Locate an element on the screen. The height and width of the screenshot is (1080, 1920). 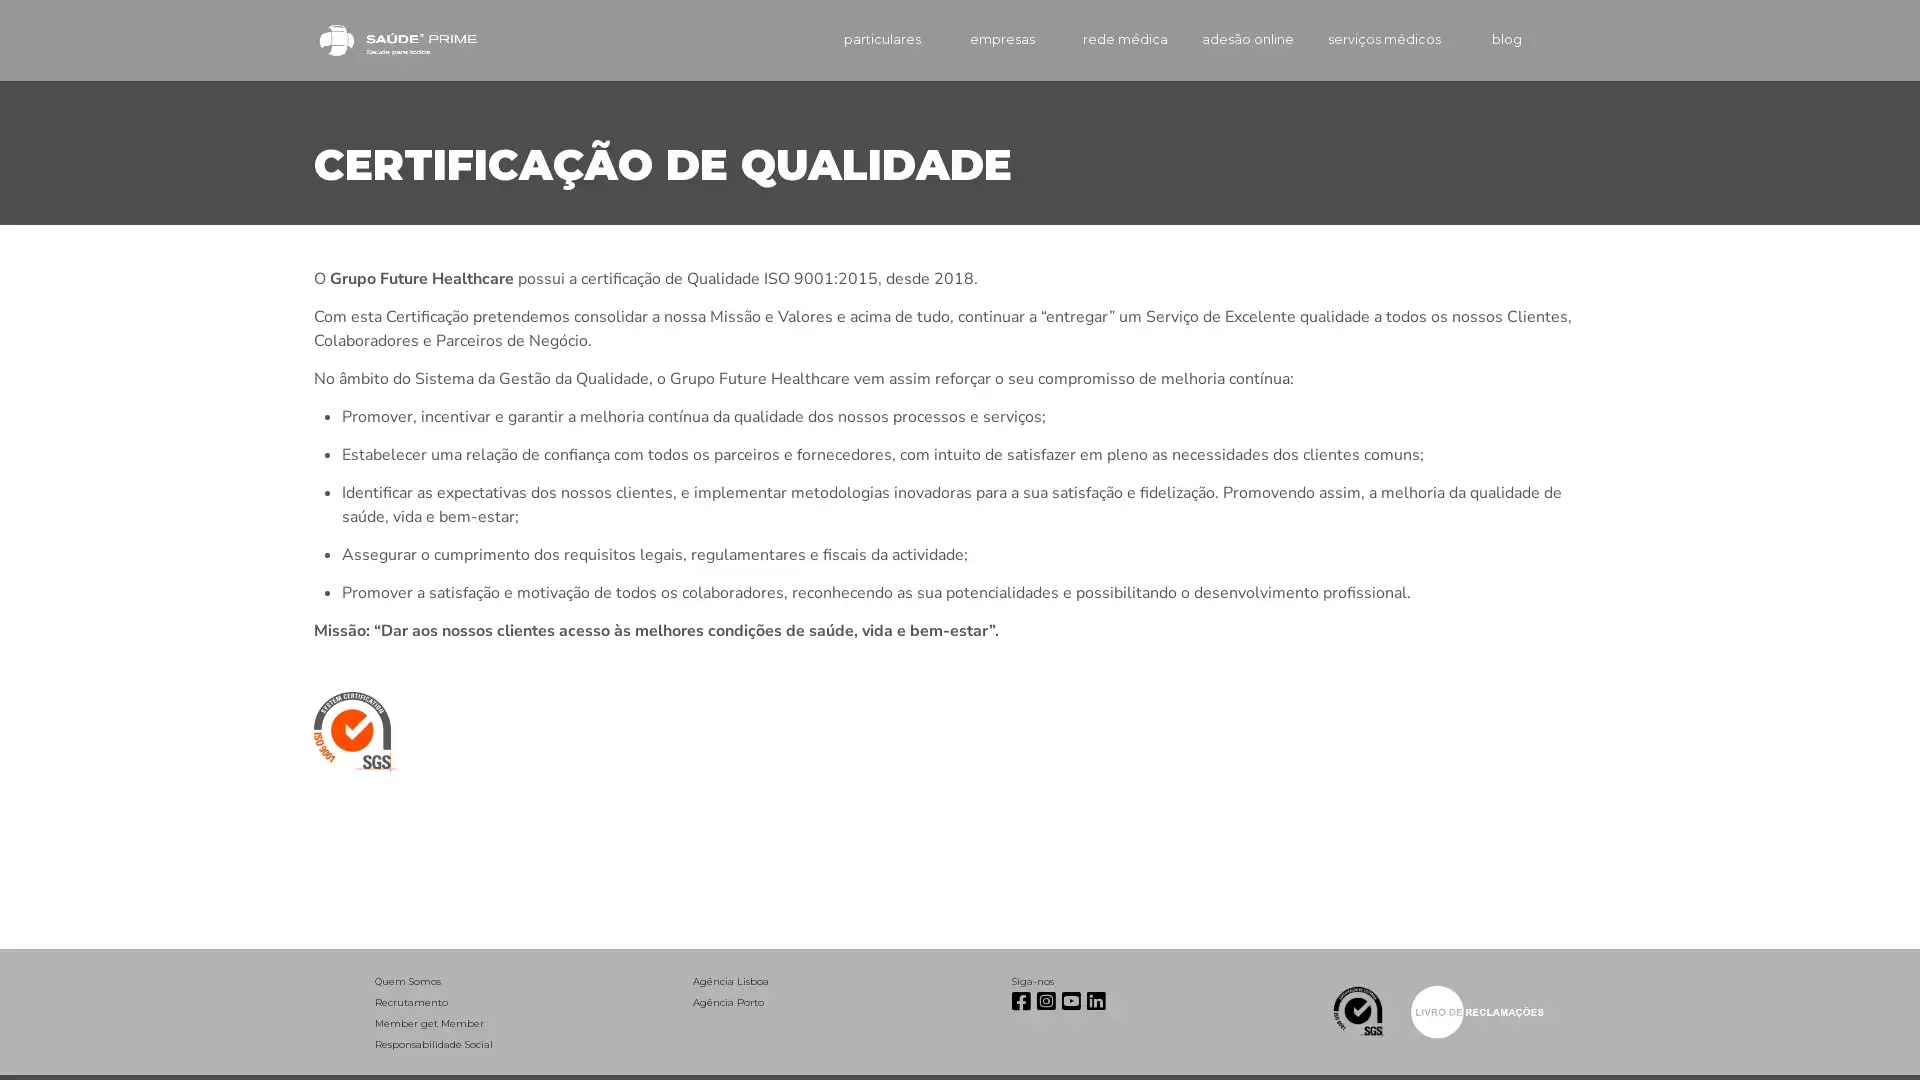
empresas is located at coordinates (974, 39).